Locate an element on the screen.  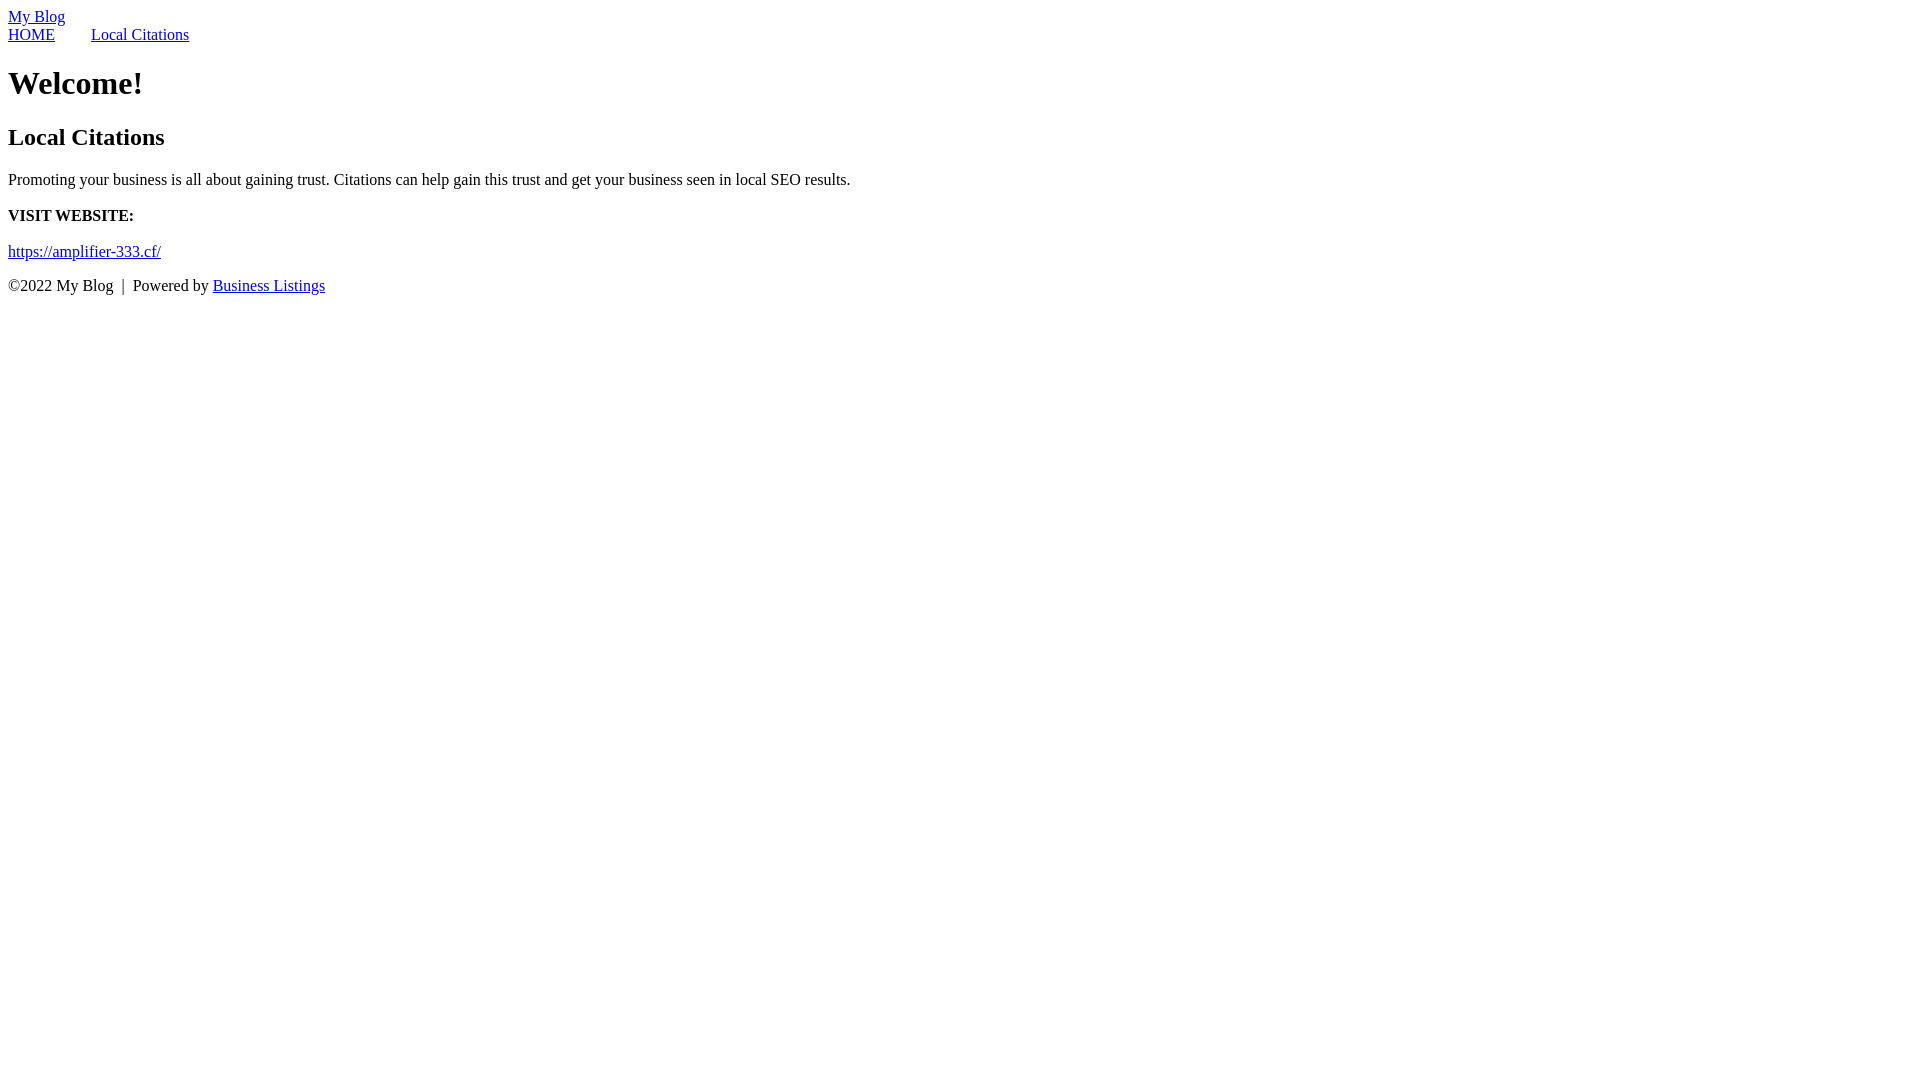
'https://amplifier-333.cf/' is located at coordinates (83, 250).